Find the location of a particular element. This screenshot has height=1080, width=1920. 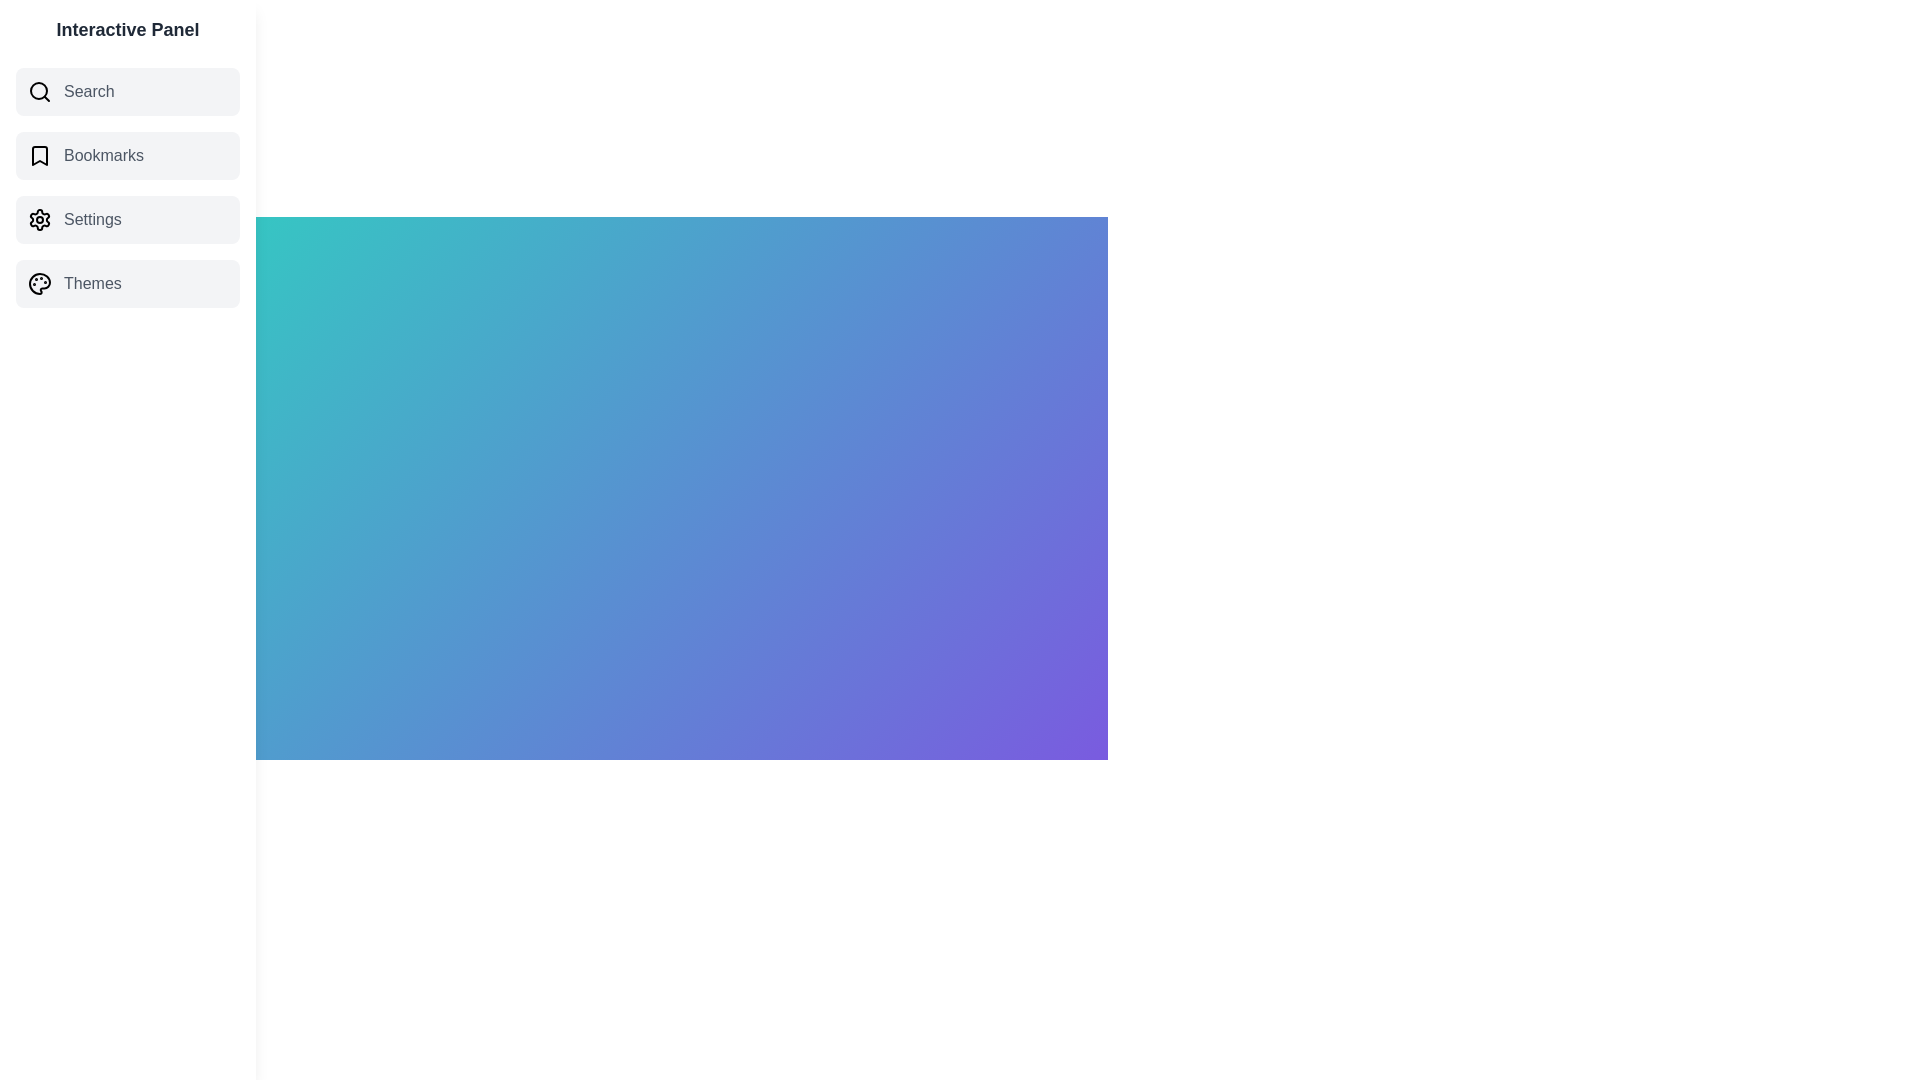

the category item Themes to see its hover effect is located at coordinates (127, 284).